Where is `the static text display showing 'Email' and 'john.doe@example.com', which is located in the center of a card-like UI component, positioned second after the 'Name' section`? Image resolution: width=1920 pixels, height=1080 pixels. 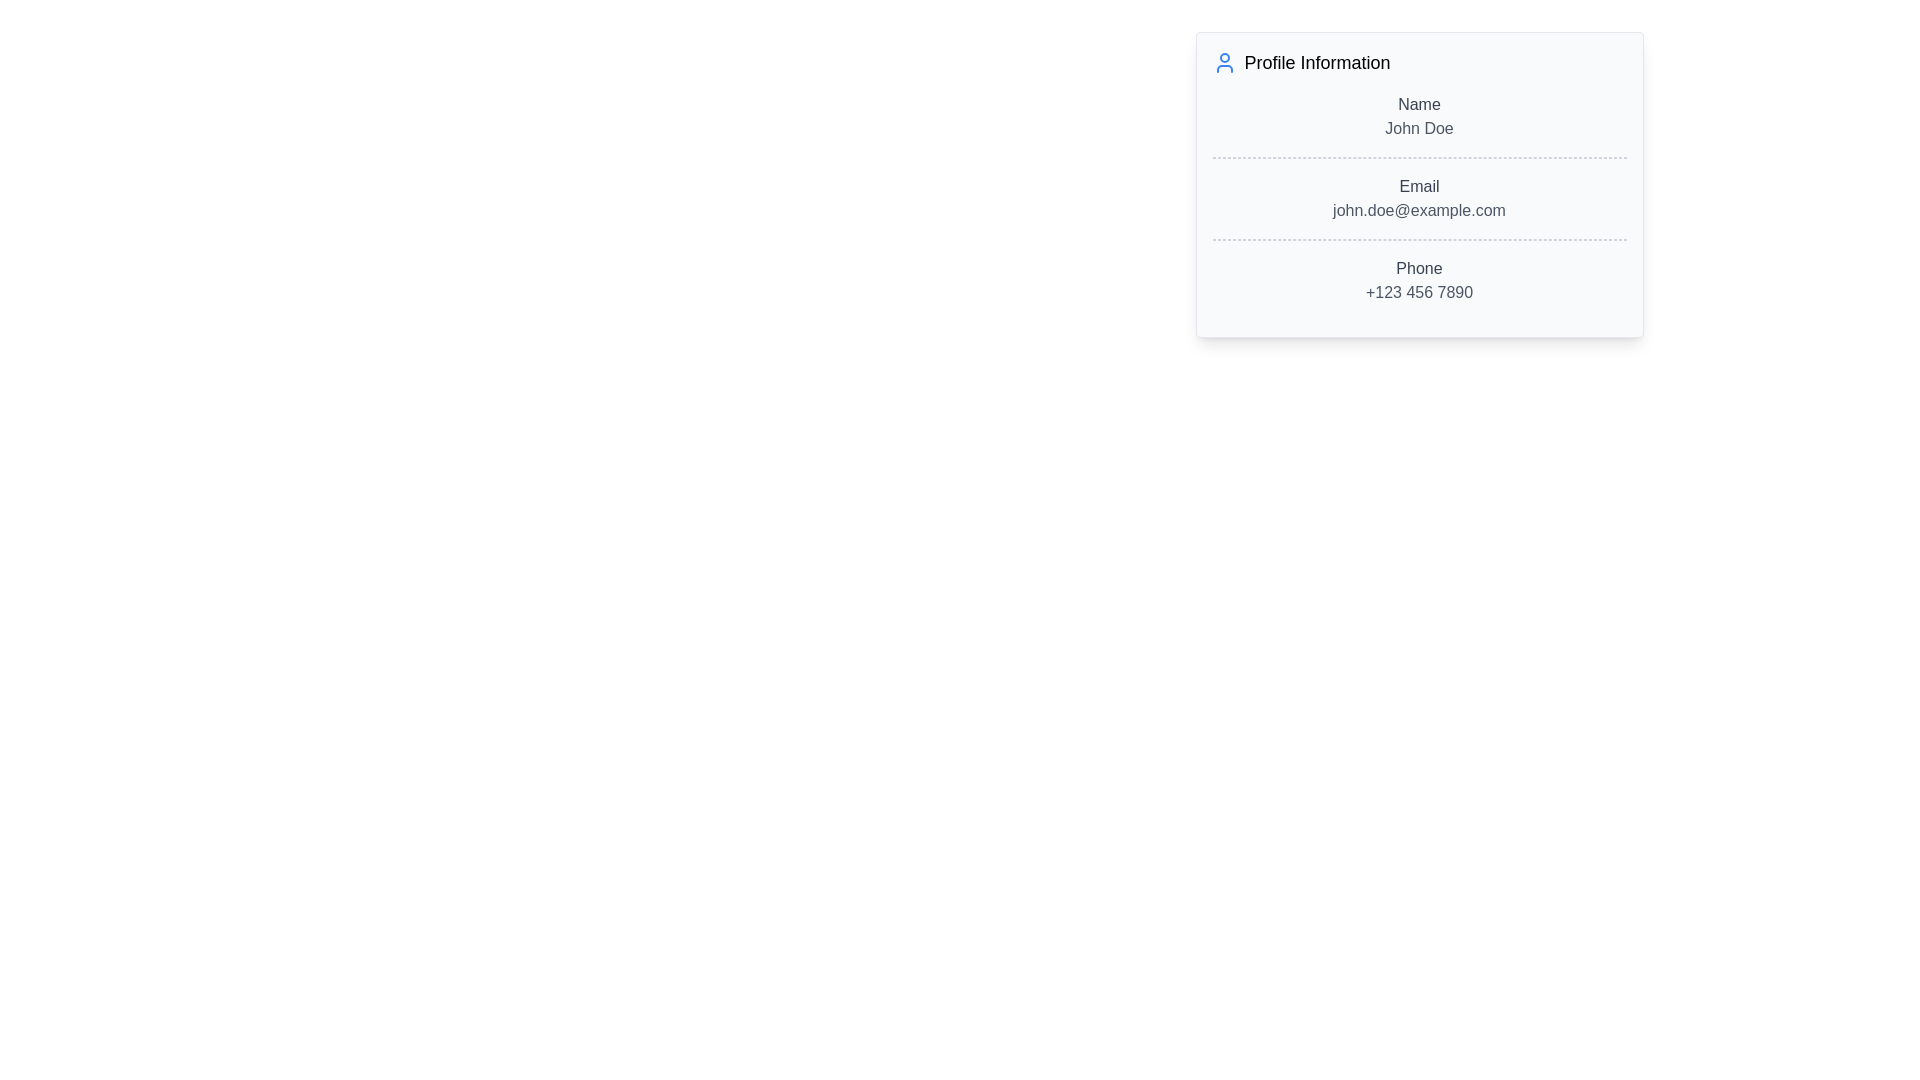
the static text display showing 'Email' and 'john.doe@example.com', which is located in the center of a card-like UI component, positioned second after the 'Name' section is located at coordinates (1418, 199).